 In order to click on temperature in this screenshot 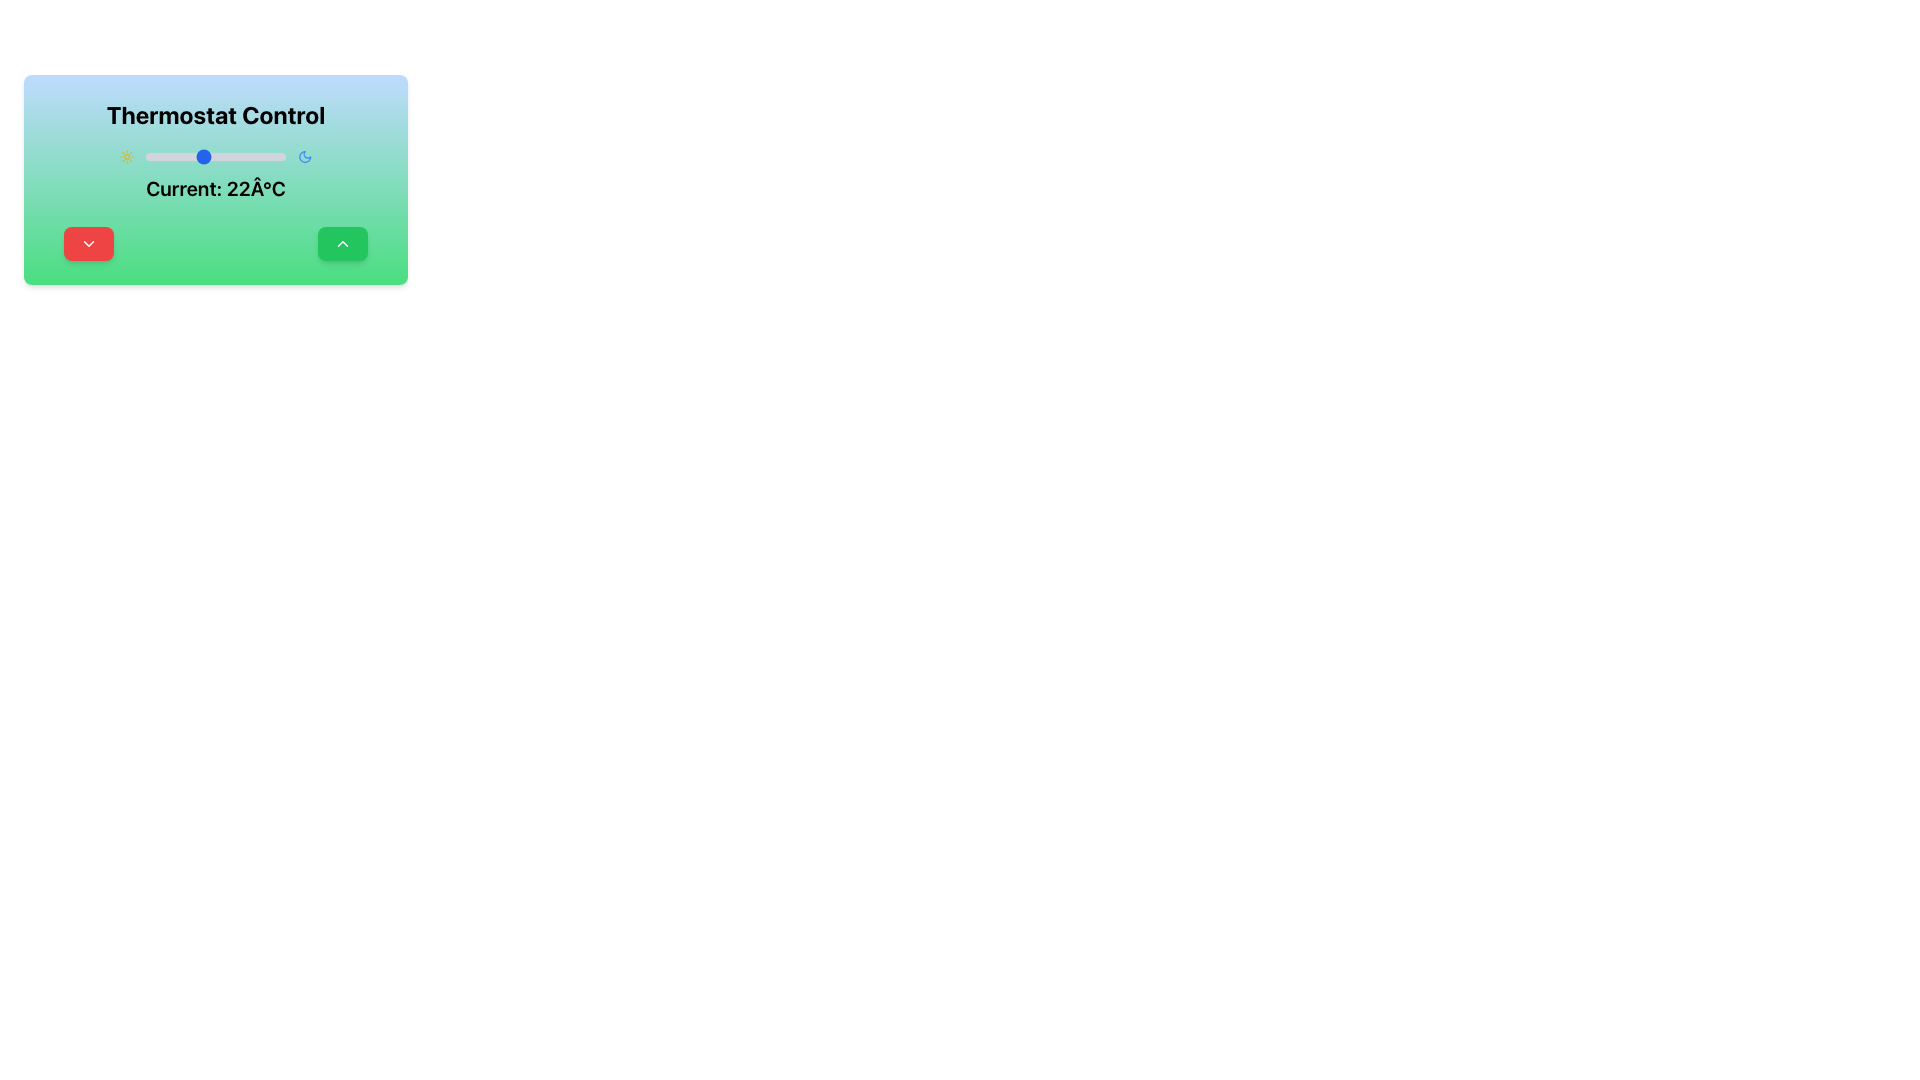, I will do `click(192, 156)`.